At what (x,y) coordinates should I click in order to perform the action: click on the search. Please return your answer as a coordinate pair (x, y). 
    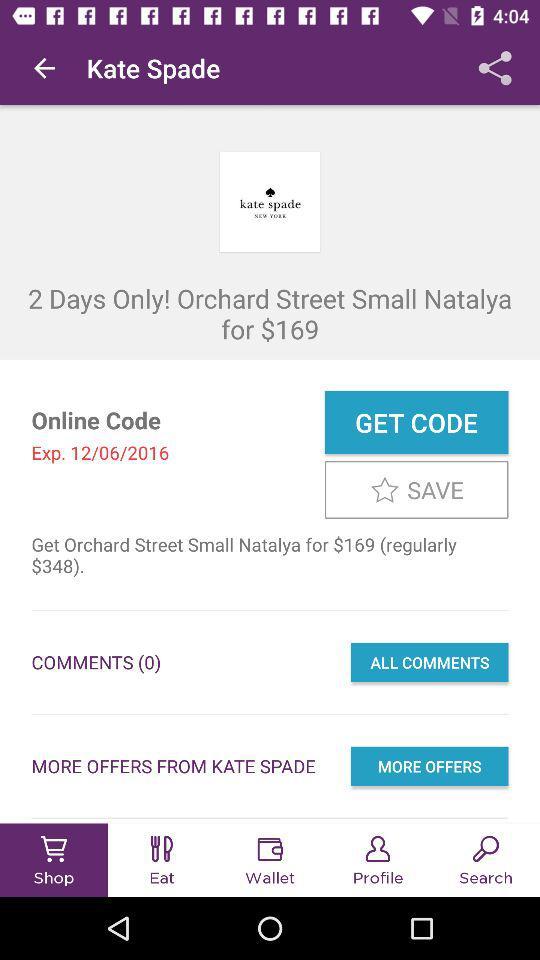
    Looking at the image, I should click on (485, 859).